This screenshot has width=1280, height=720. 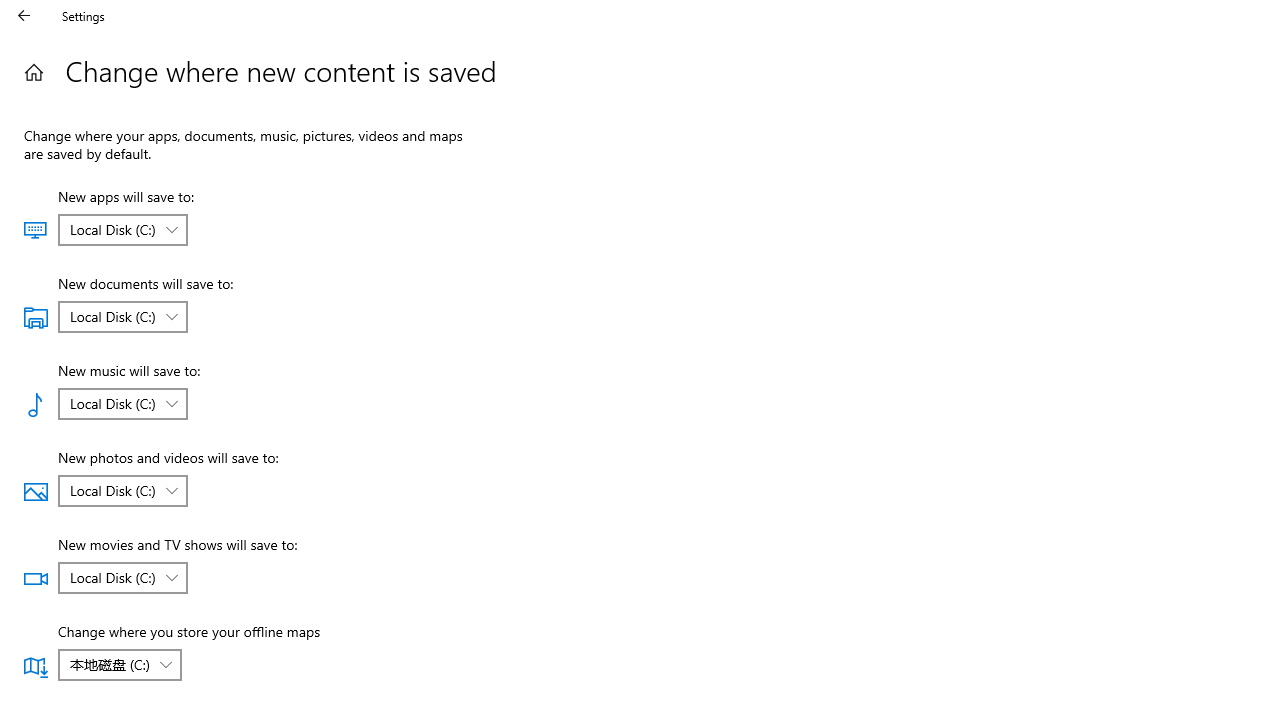 I want to click on 'Home', so click(x=33, y=71).